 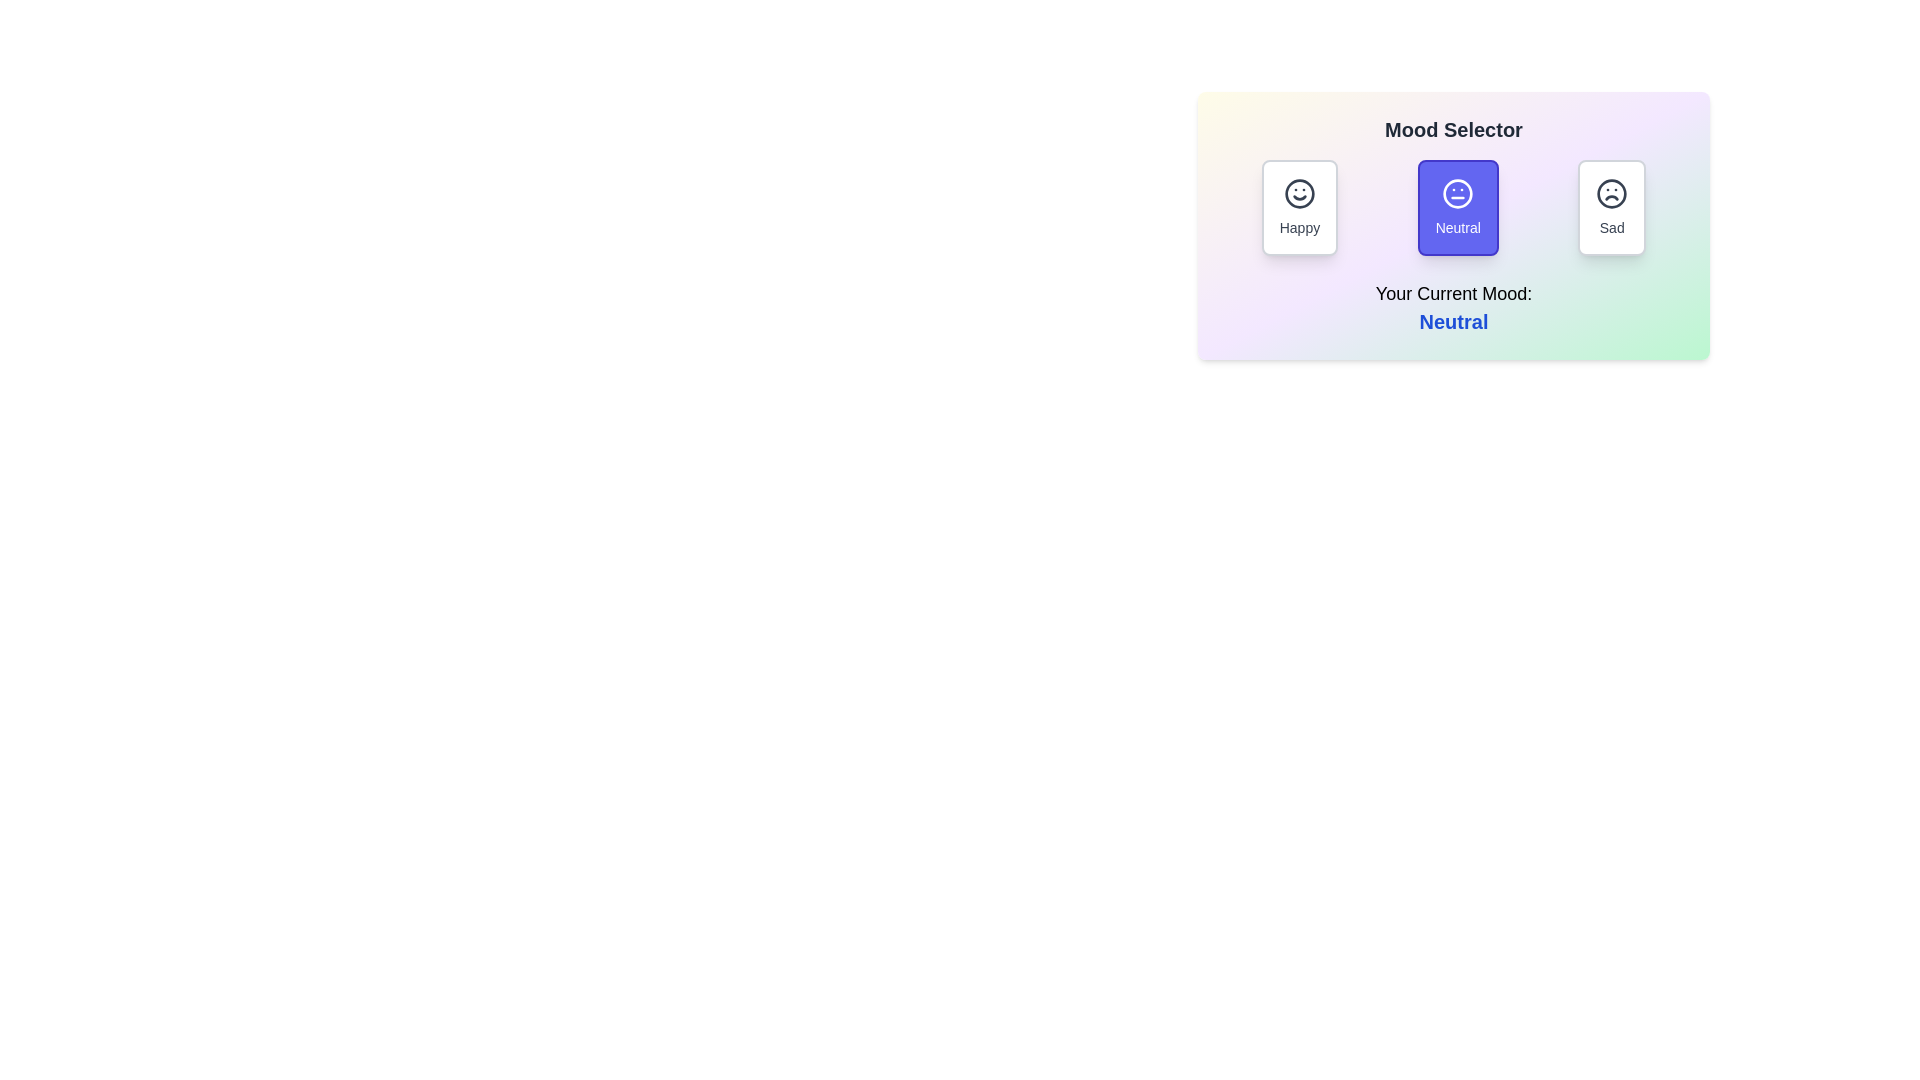 I want to click on the circular vector graphic component representing a sad mood icon, which is the rightmost icon in the Mood Selector series, so click(x=1612, y=193).